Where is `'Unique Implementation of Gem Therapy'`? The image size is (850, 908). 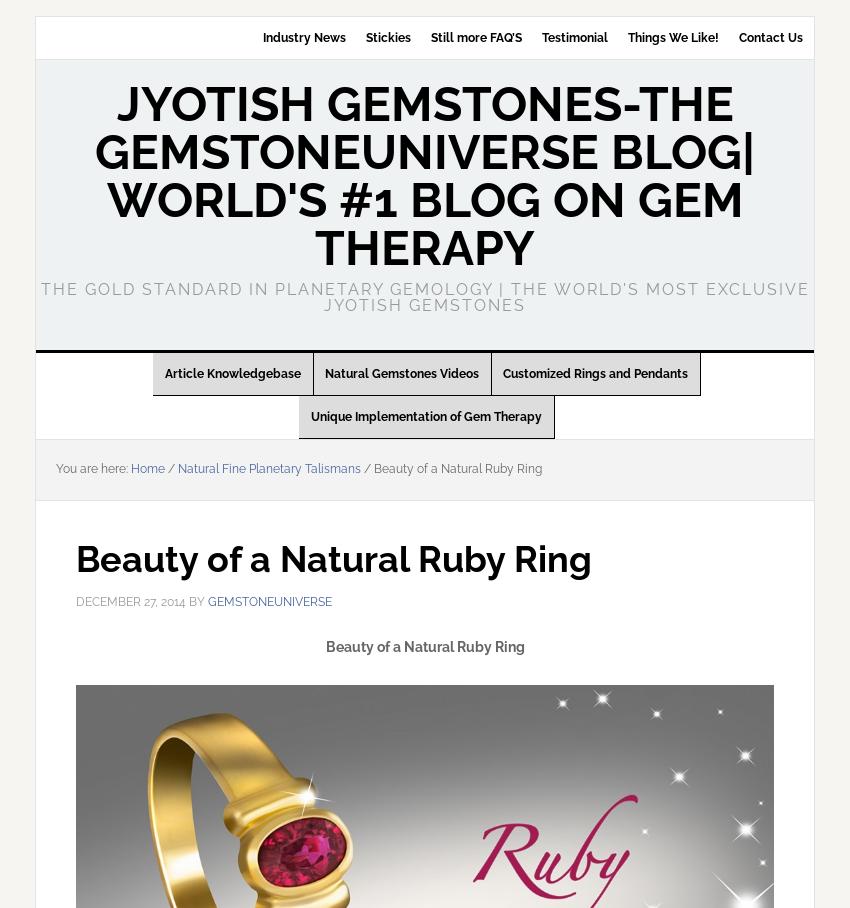 'Unique Implementation of Gem Therapy' is located at coordinates (425, 417).